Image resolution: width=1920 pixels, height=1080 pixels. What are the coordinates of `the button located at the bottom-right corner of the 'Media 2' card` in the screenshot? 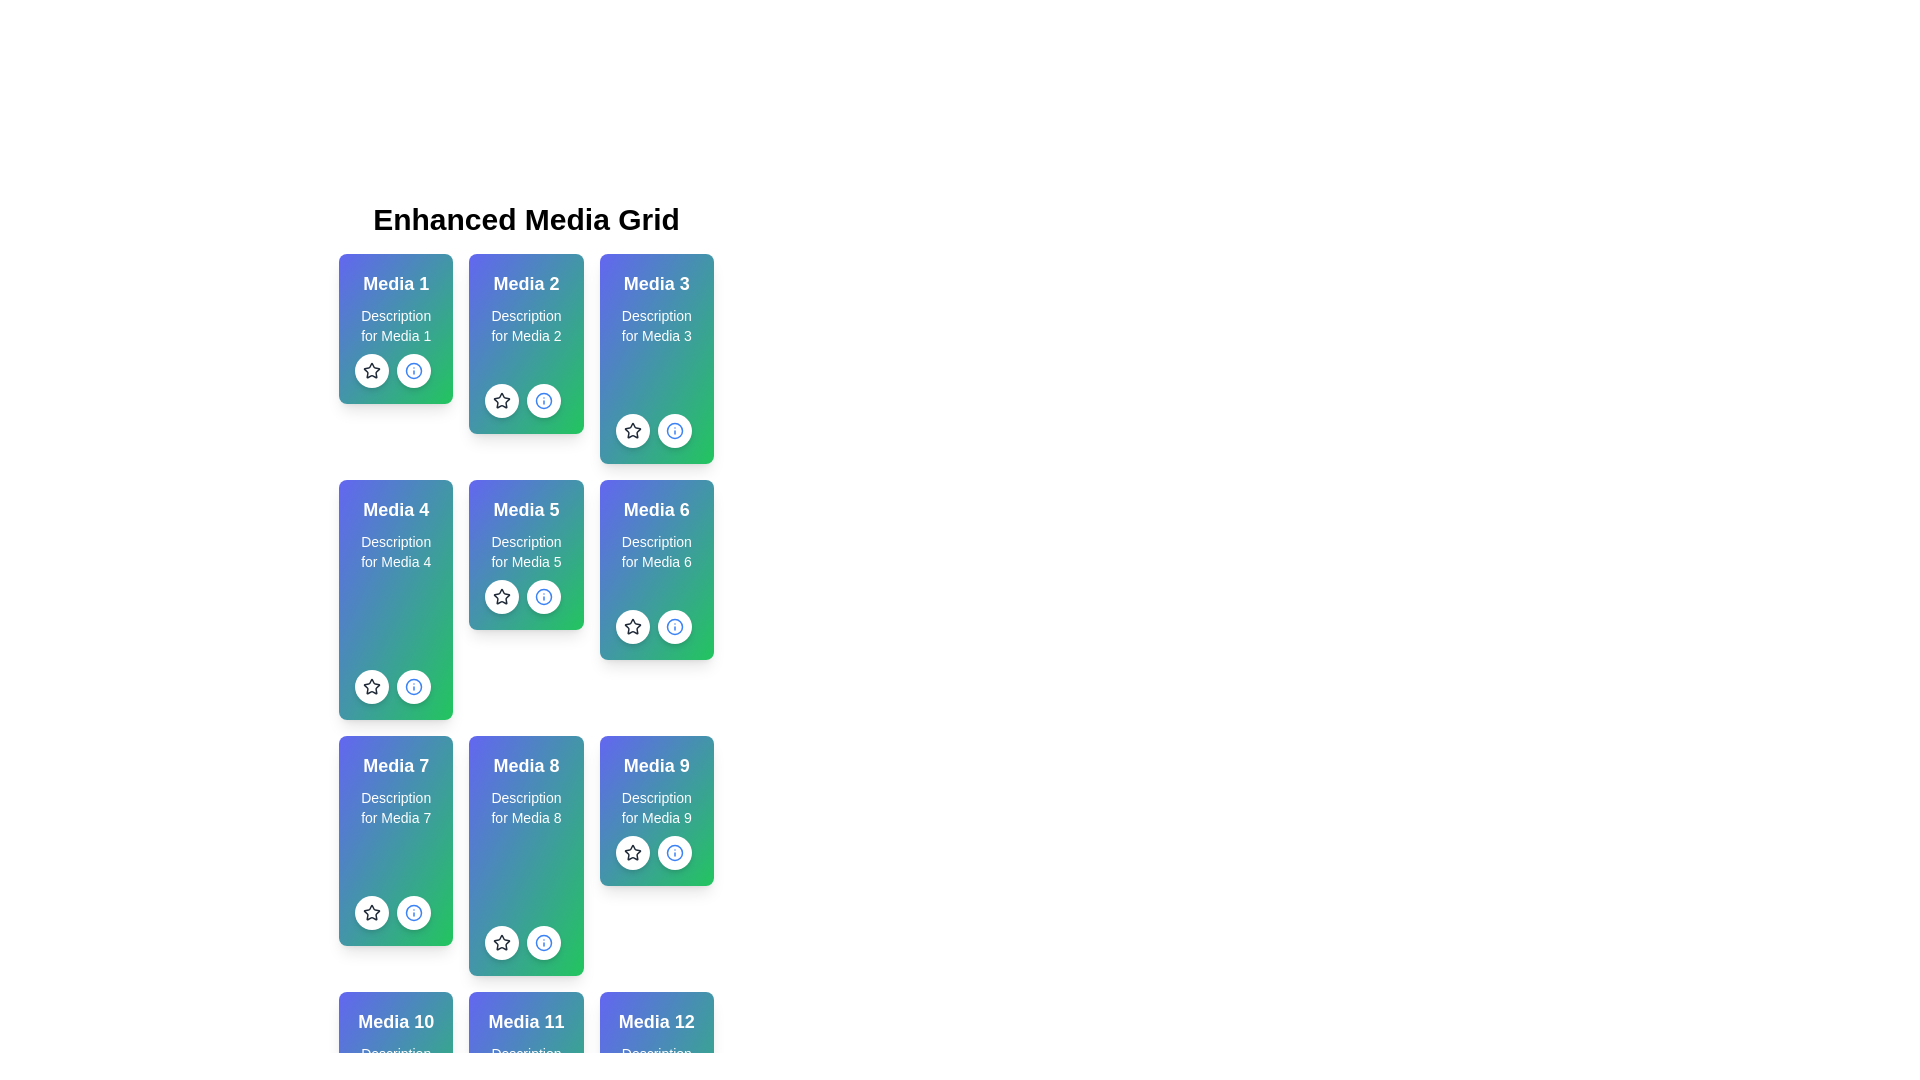 It's located at (544, 401).